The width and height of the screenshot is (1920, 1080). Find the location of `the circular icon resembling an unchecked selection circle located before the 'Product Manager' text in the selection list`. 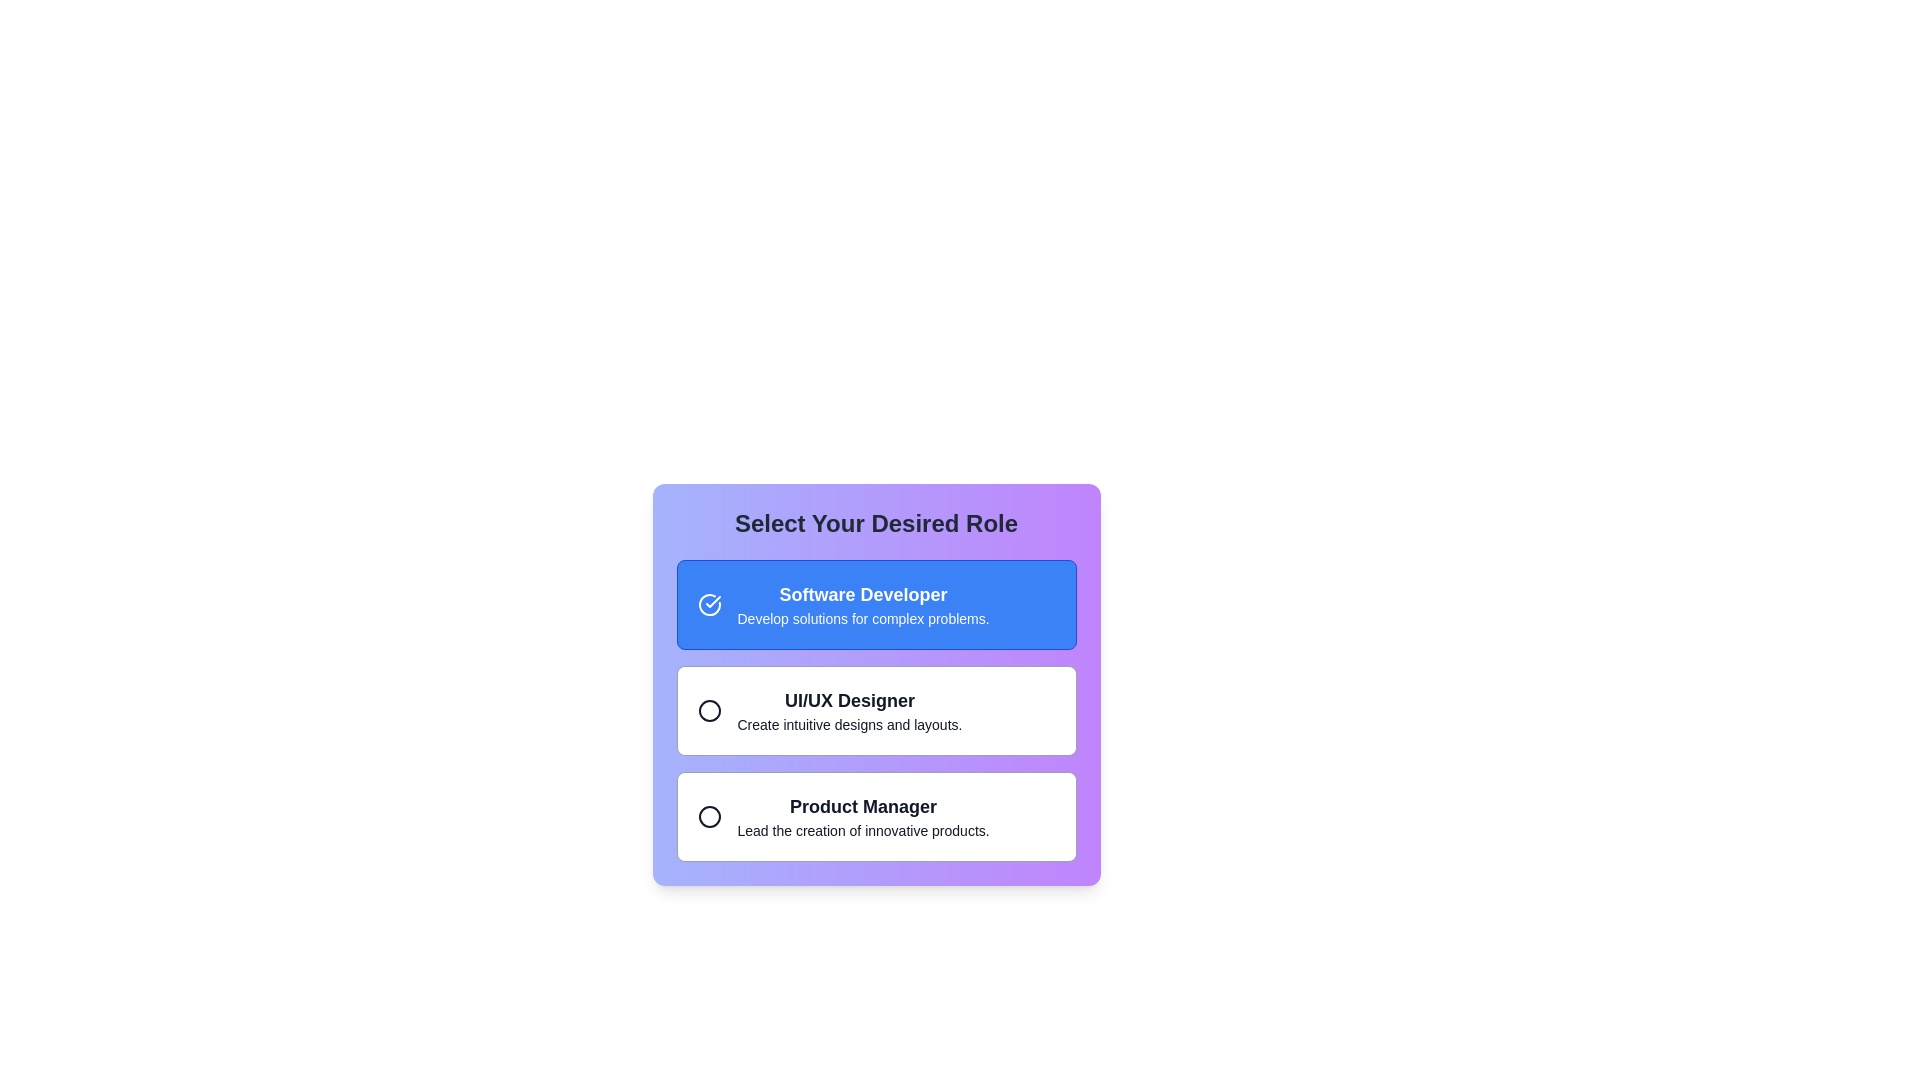

the circular icon resembling an unchecked selection circle located before the 'Product Manager' text in the selection list is located at coordinates (709, 817).